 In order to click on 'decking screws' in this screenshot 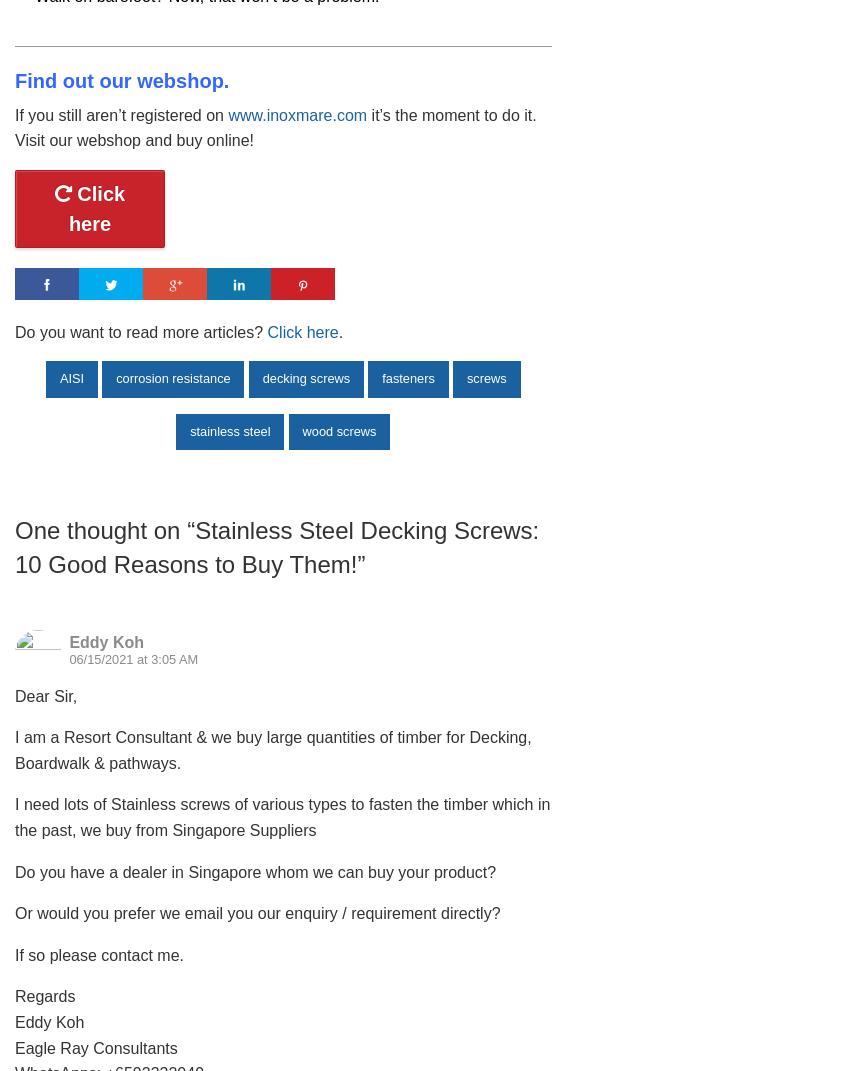, I will do `click(306, 377)`.